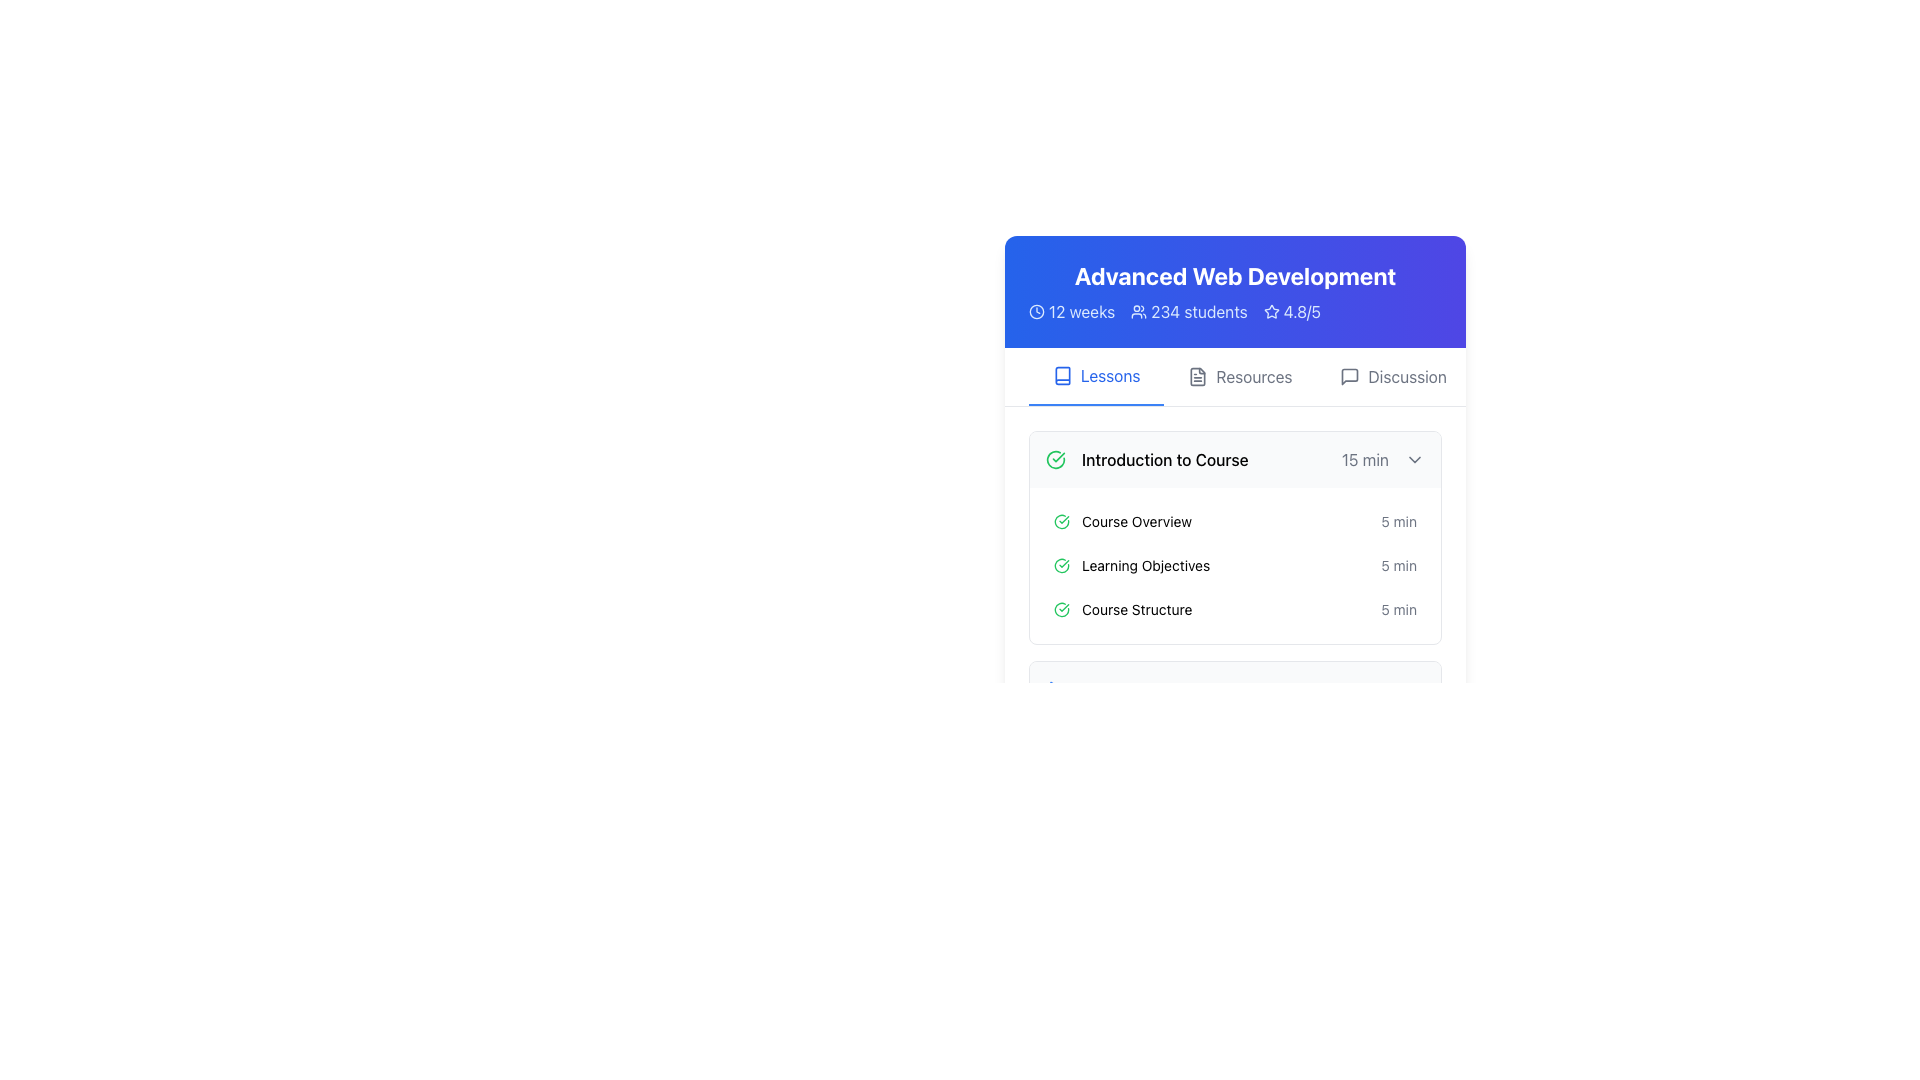  I want to click on the clock icon located in the header area of the 'Advanced Web Development' card, positioned to the left of the '12 weeks' text label, so click(1036, 312).